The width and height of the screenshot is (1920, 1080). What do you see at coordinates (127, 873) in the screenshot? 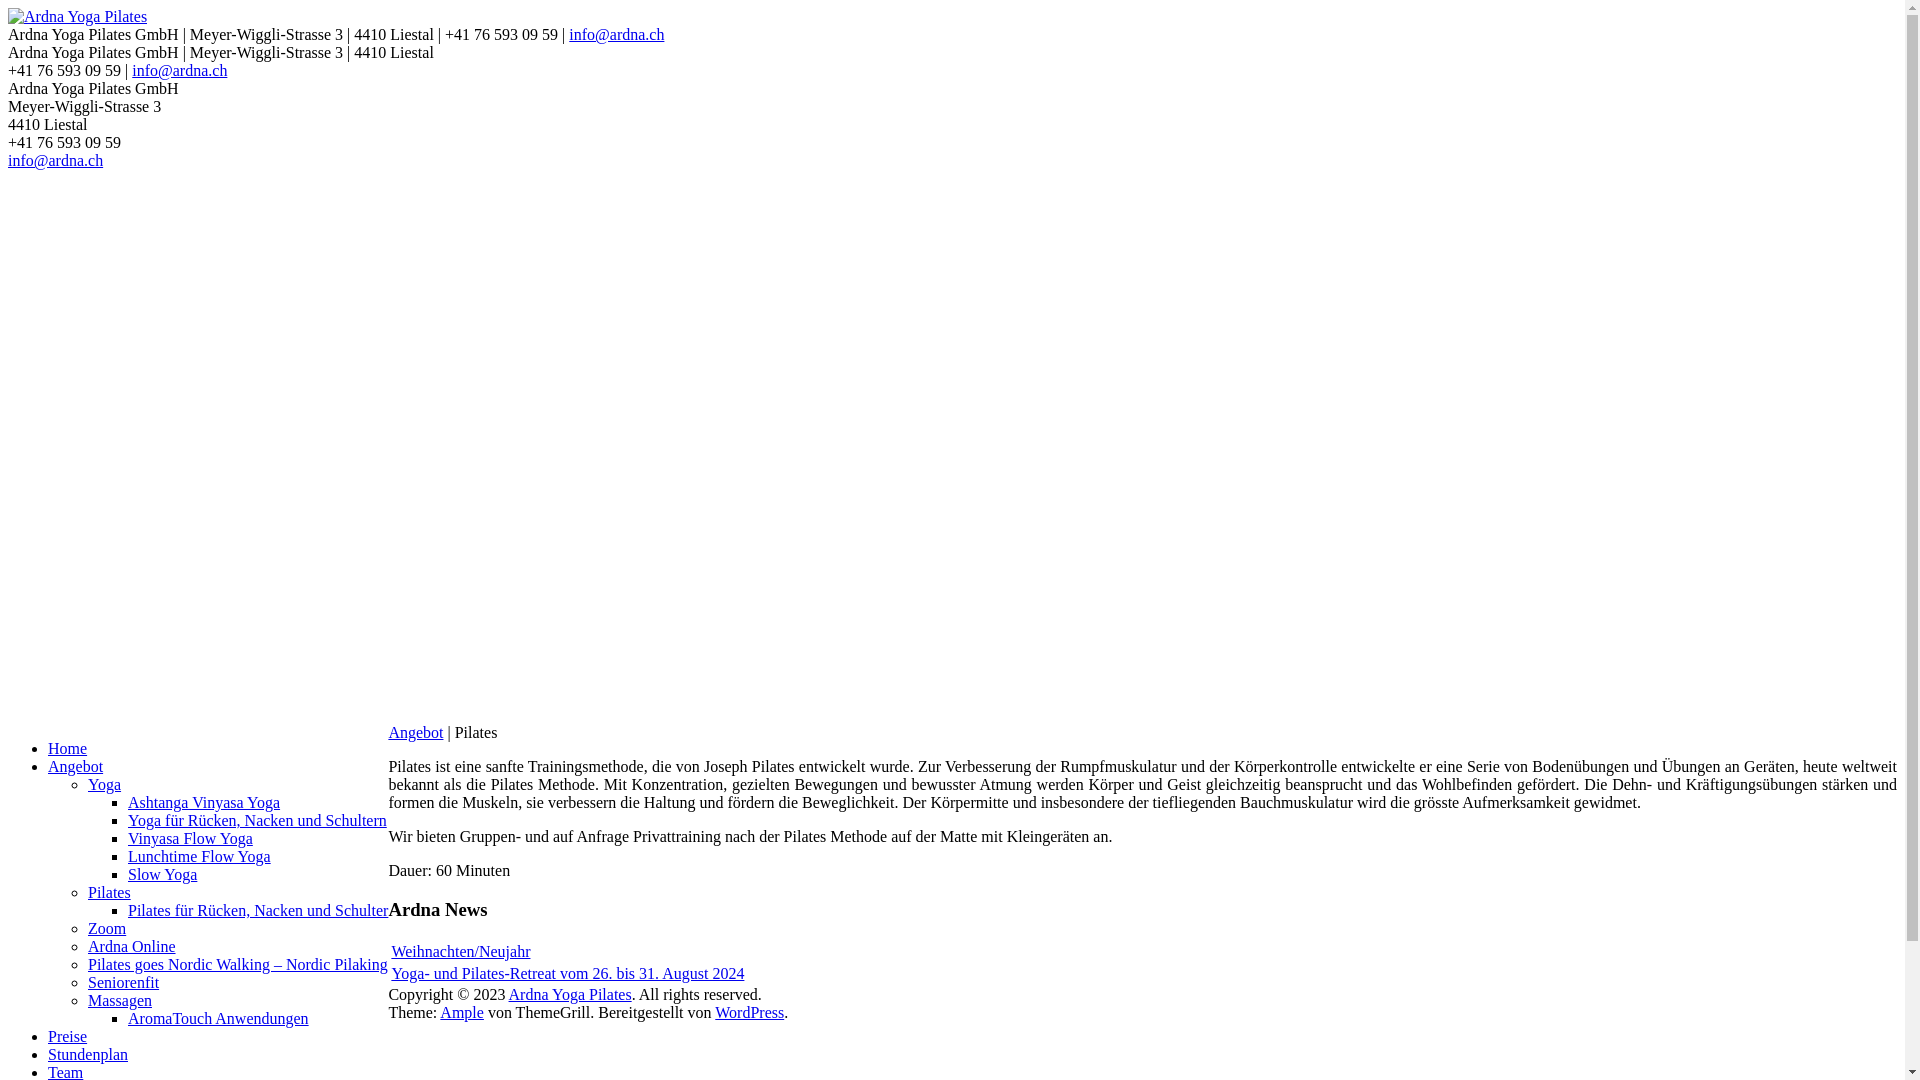
I see `'Slow Yoga'` at bounding box center [127, 873].